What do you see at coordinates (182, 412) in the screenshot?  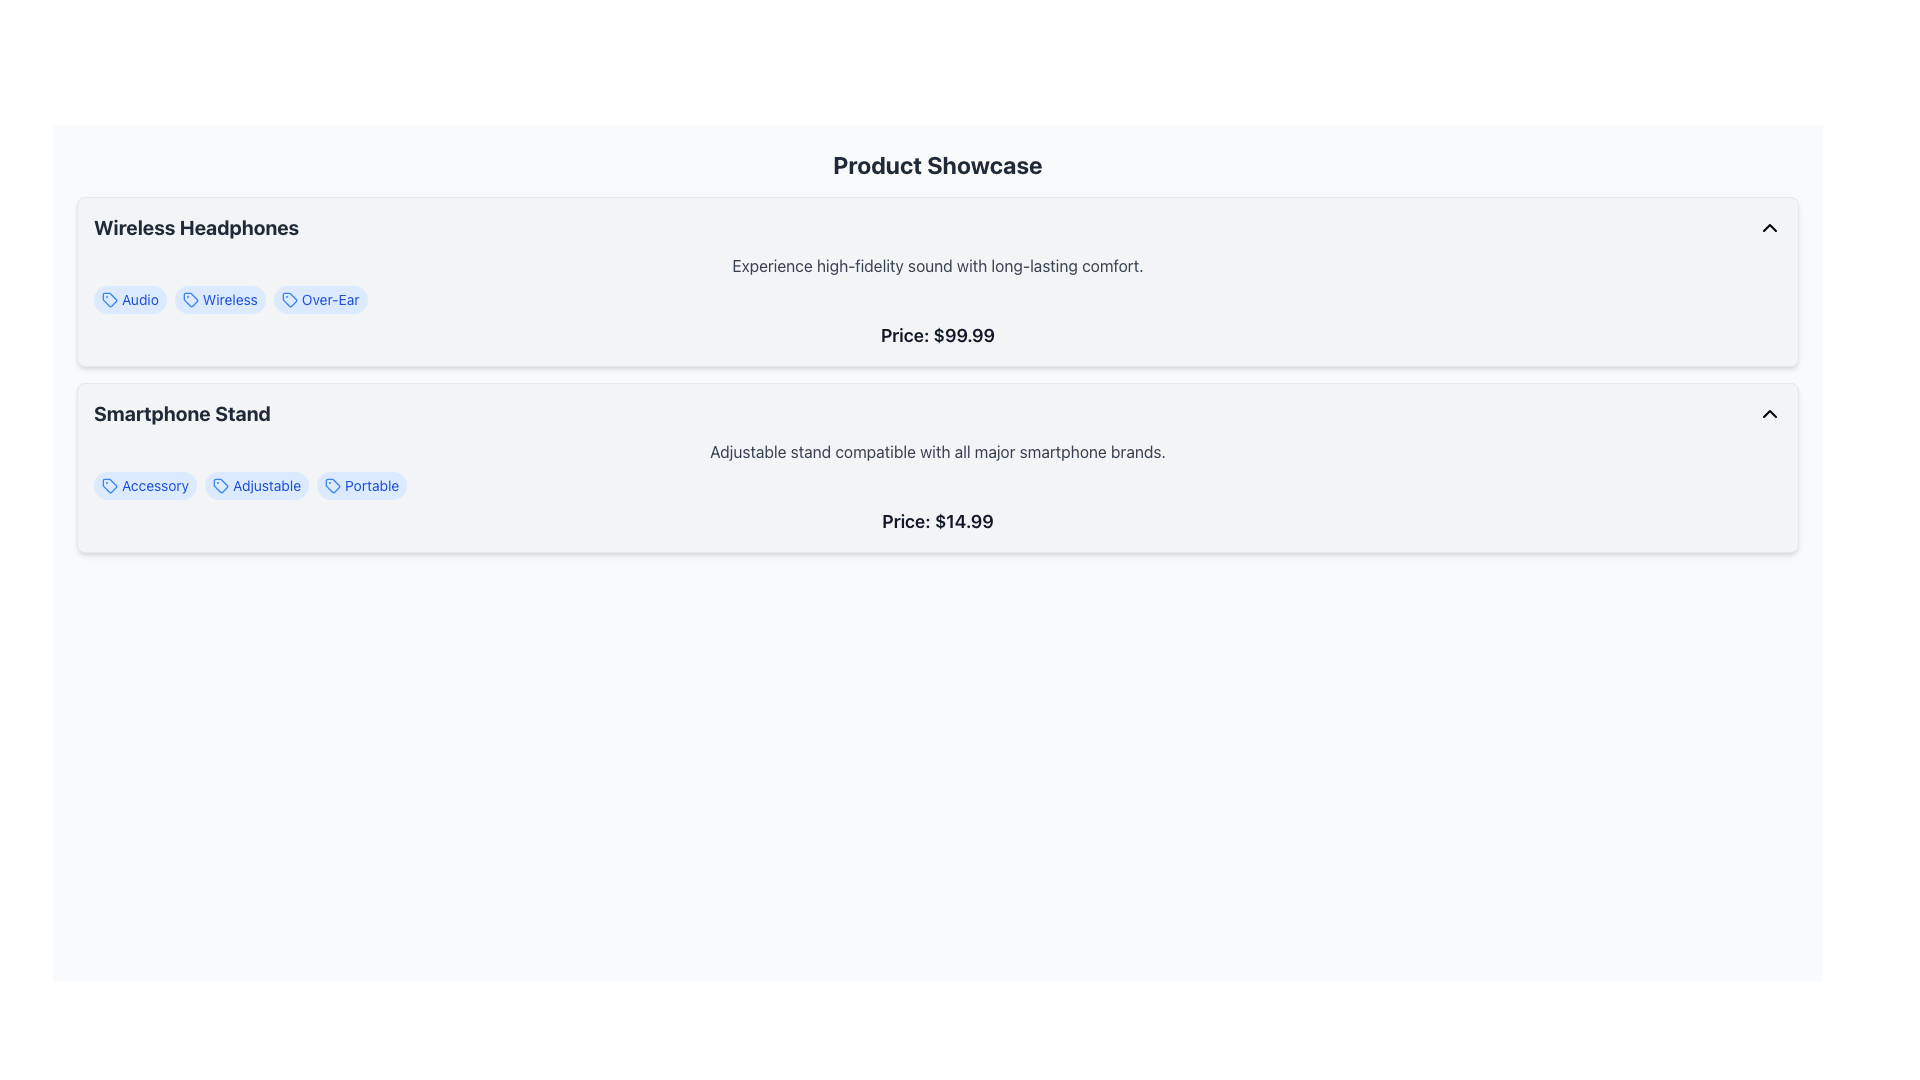 I see `the TextLabel displaying 'Smartphone Stand' in the second product card, located at the top of the details section` at bounding box center [182, 412].